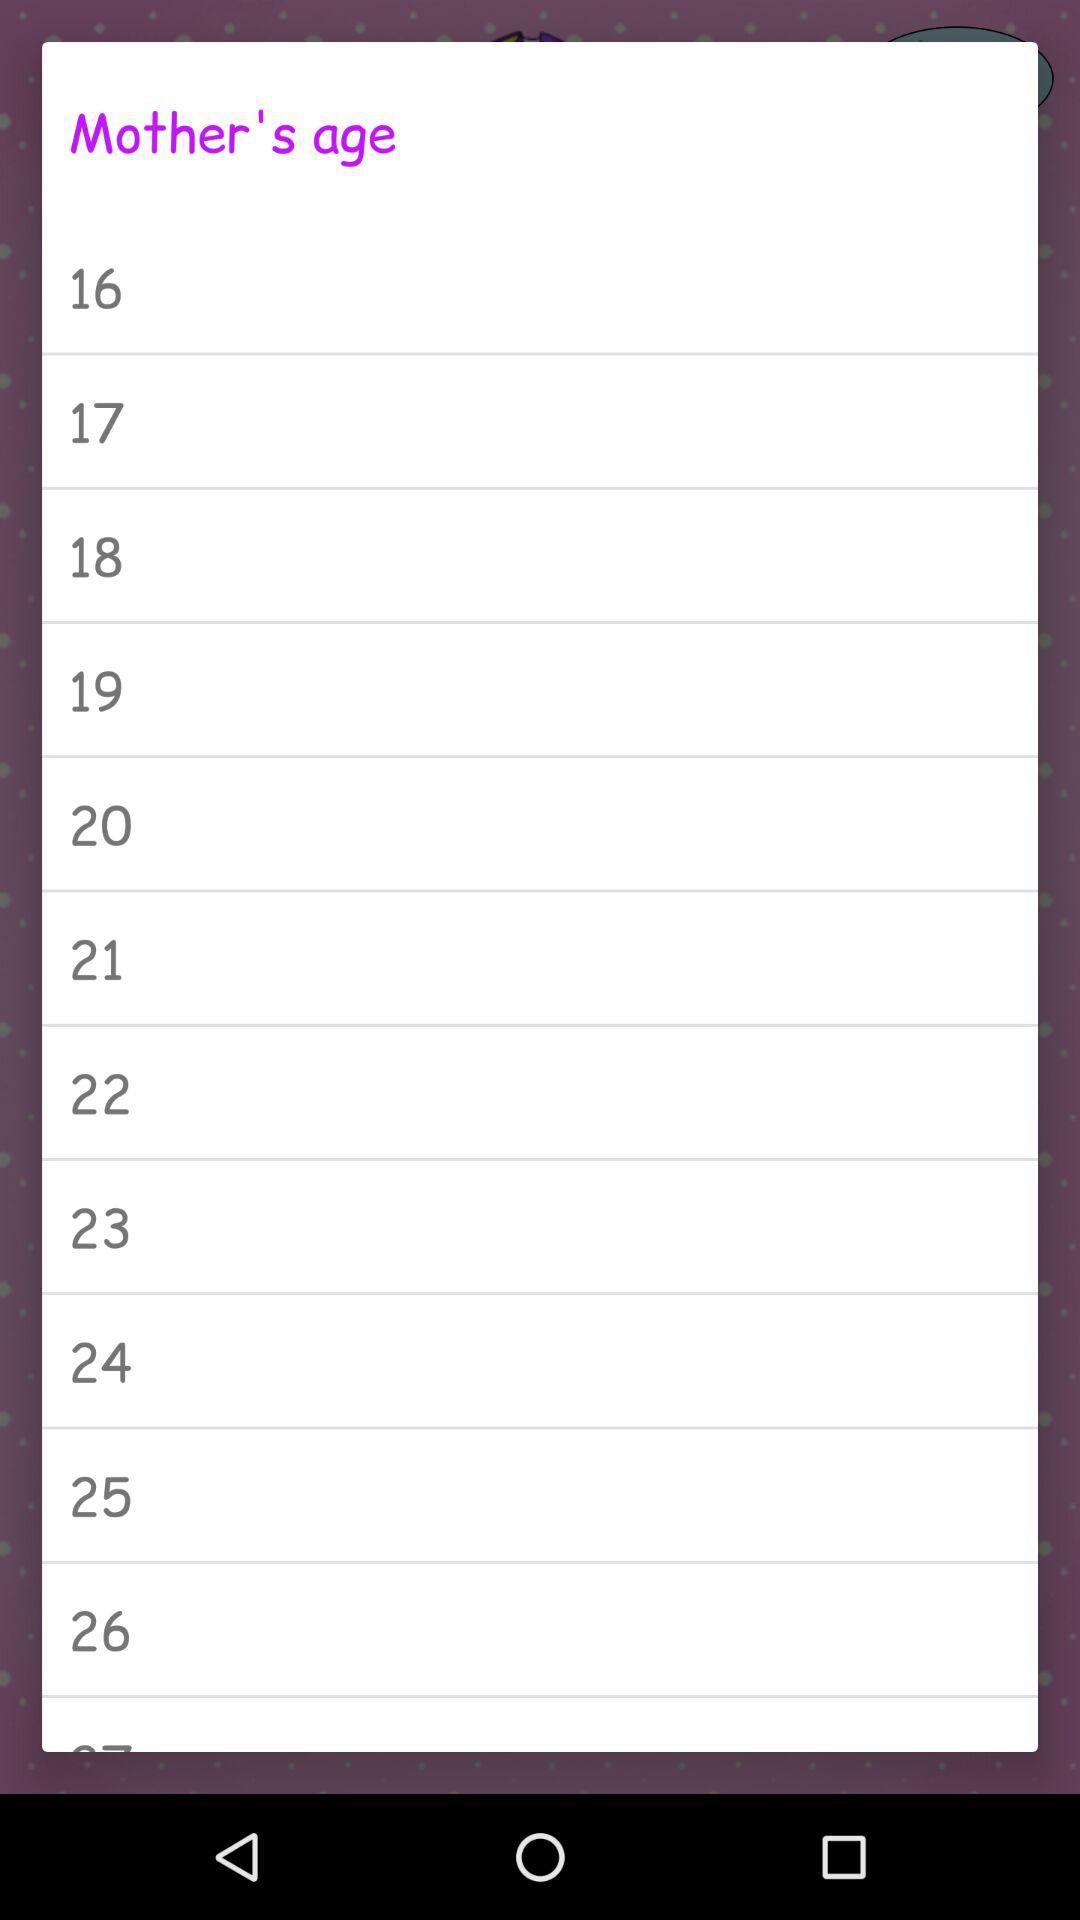 This screenshot has width=1080, height=1920. Describe the element at coordinates (540, 957) in the screenshot. I see `icon below the 20` at that location.